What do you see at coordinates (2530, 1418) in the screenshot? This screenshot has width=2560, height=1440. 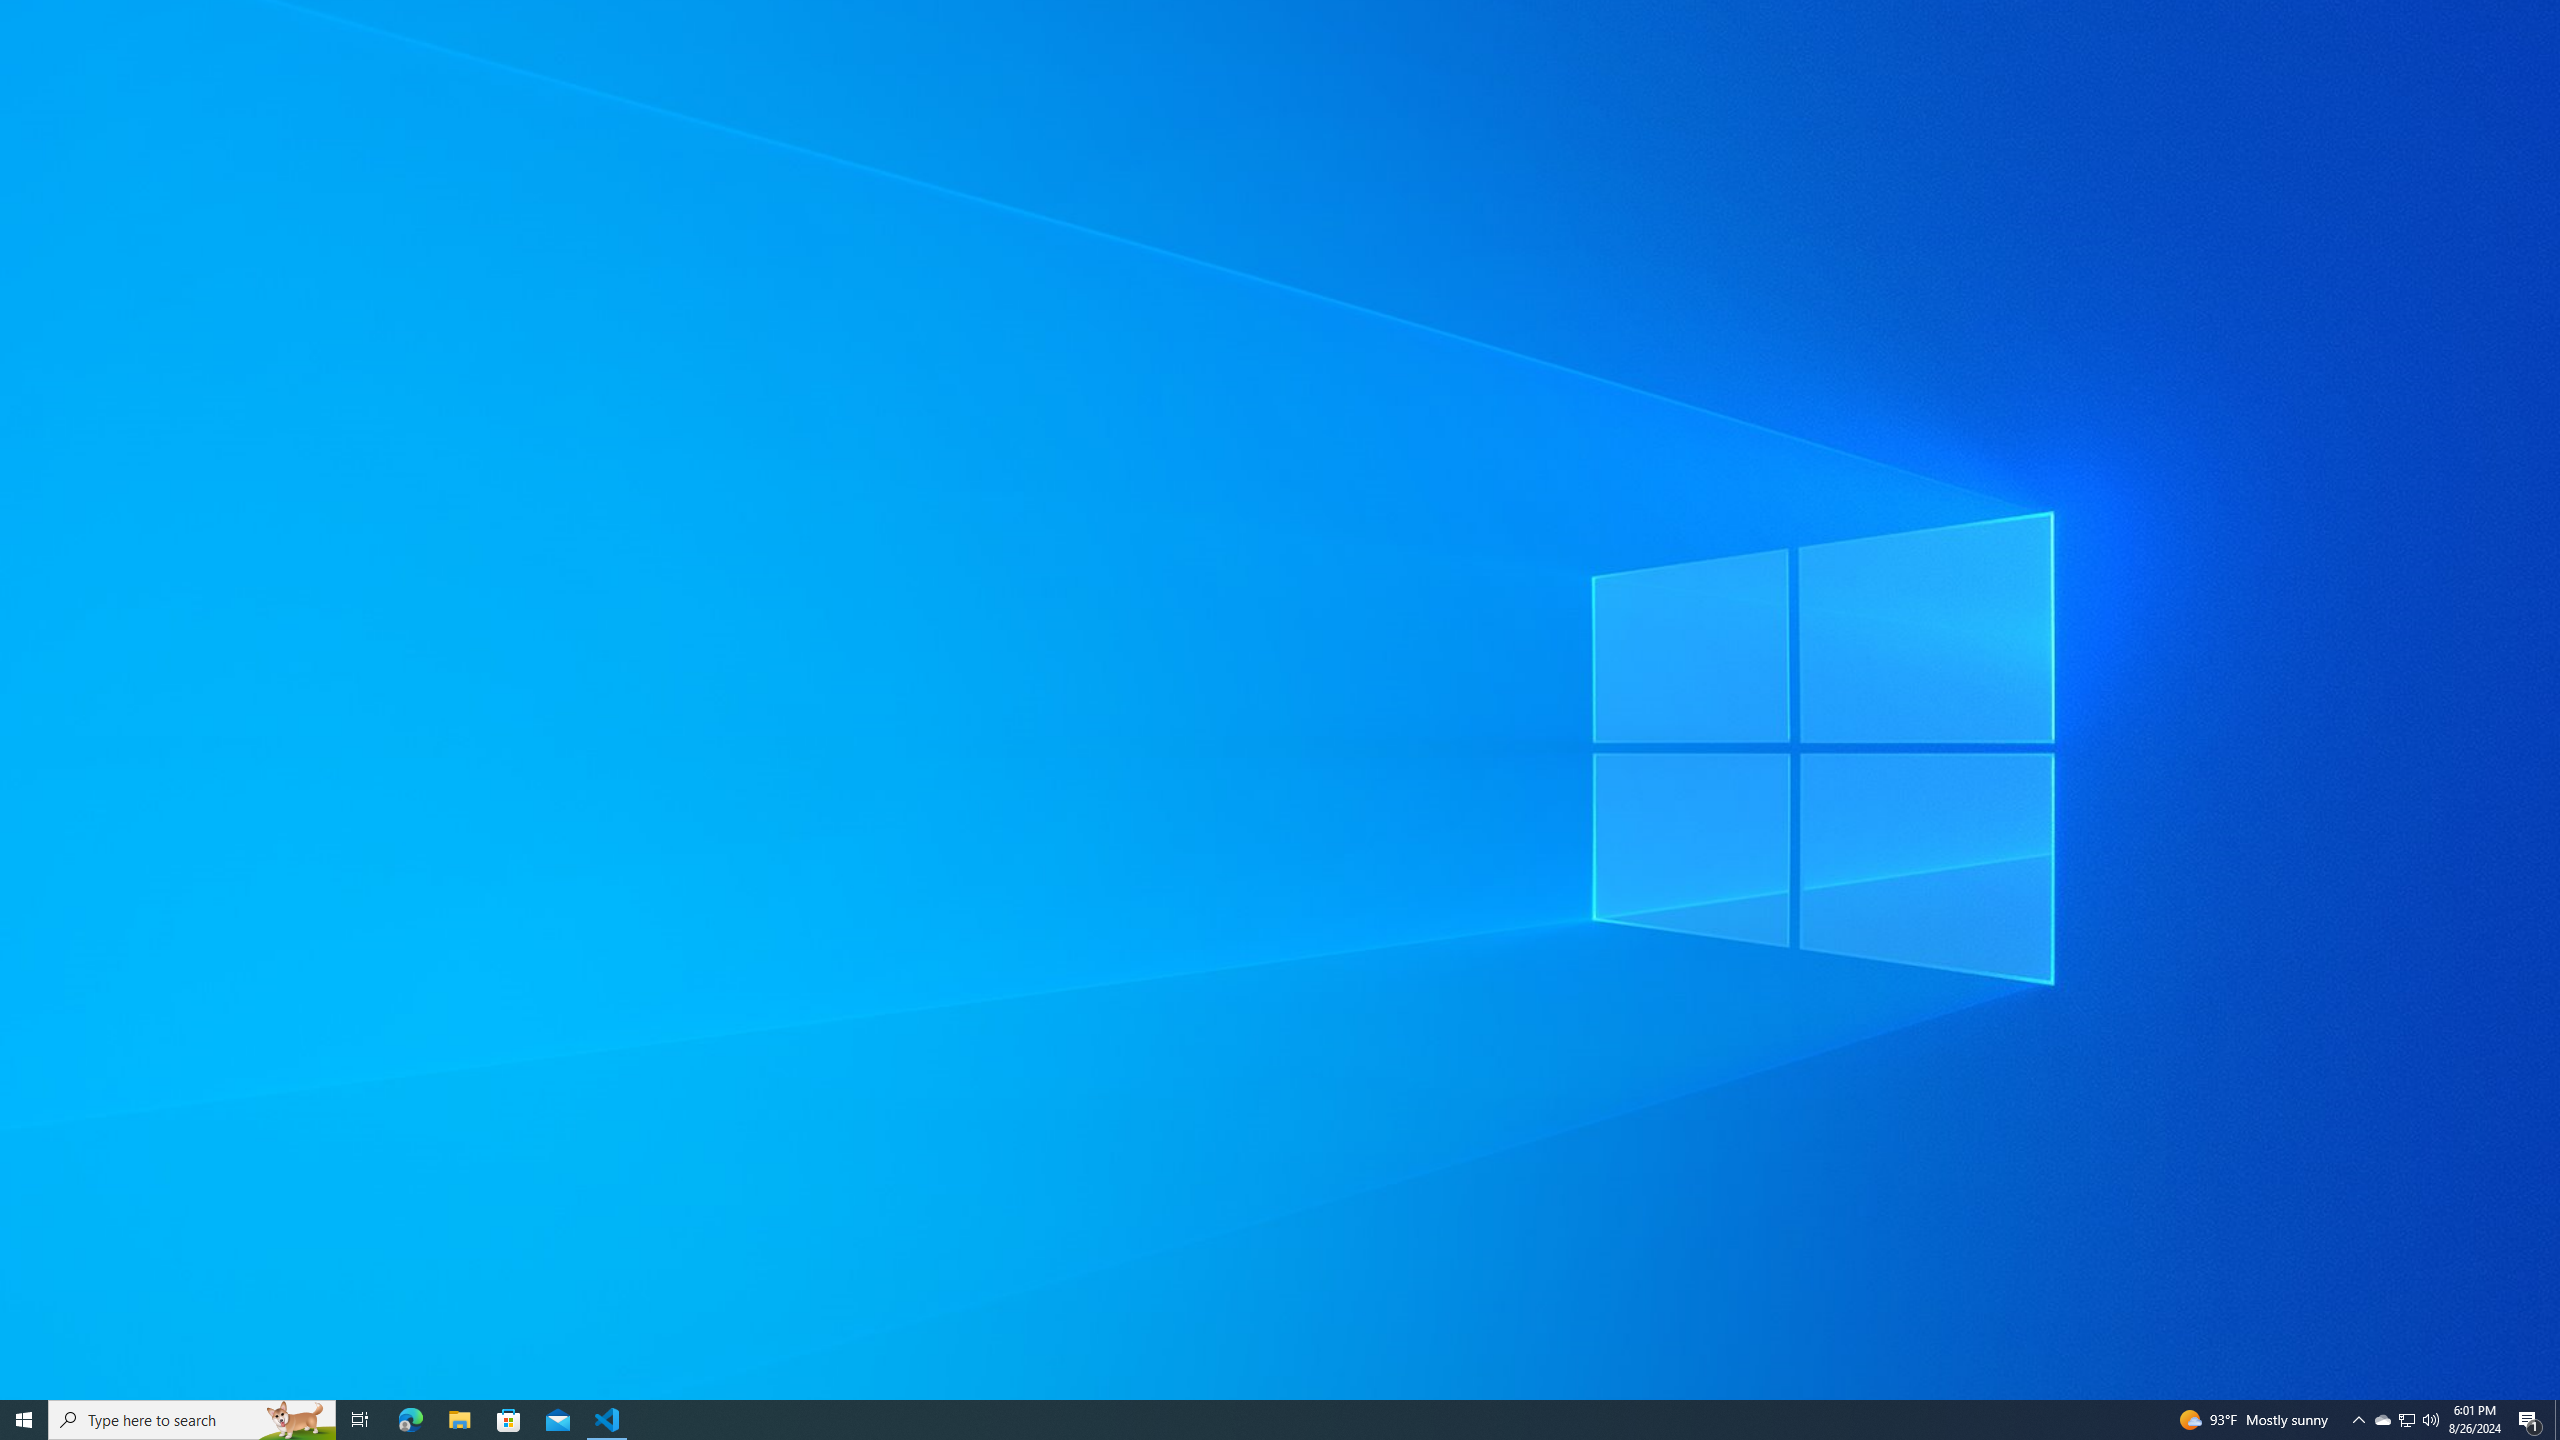 I see `'Action Center, 1 new notification'` at bounding box center [2530, 1418].